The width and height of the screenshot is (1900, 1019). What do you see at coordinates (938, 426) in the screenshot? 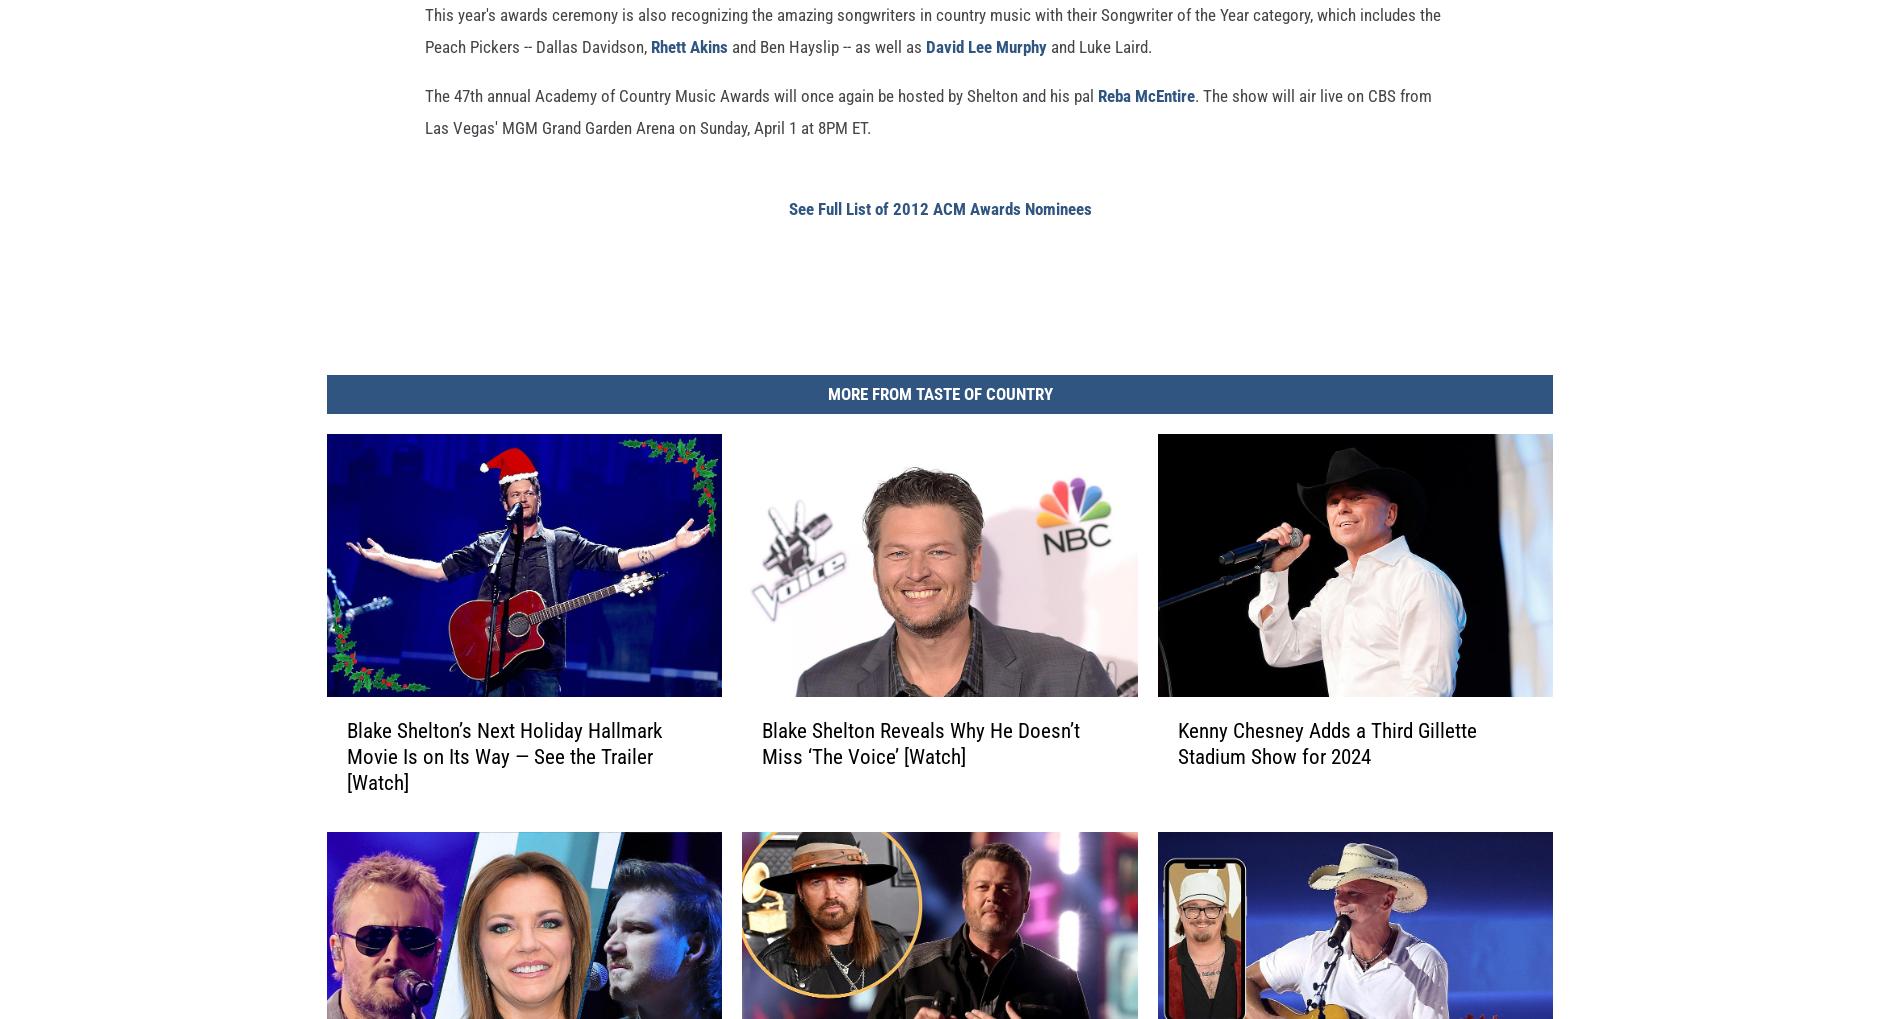
I see `'More From Taste of Country'` at bounding box center [938, 426].